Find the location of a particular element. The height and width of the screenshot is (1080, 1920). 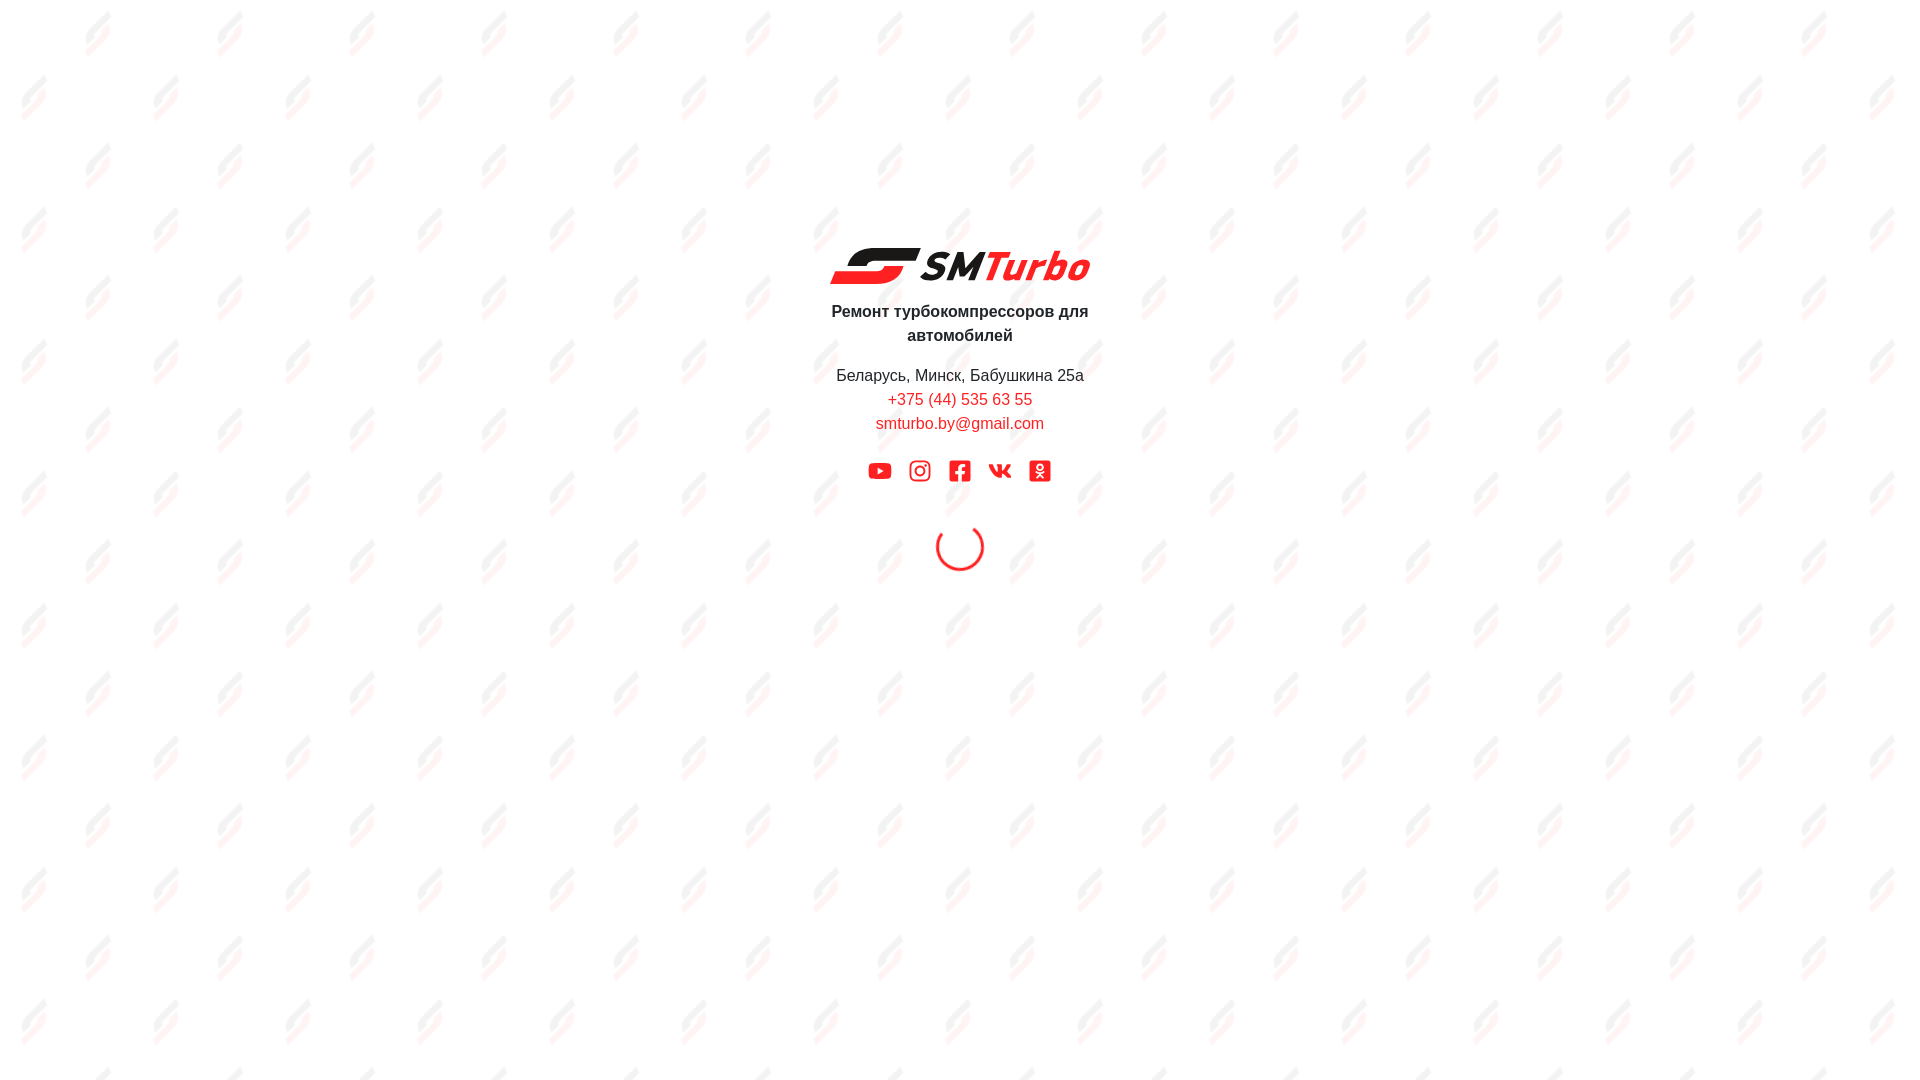

'Youtube' is located at coordinates (879, 469).